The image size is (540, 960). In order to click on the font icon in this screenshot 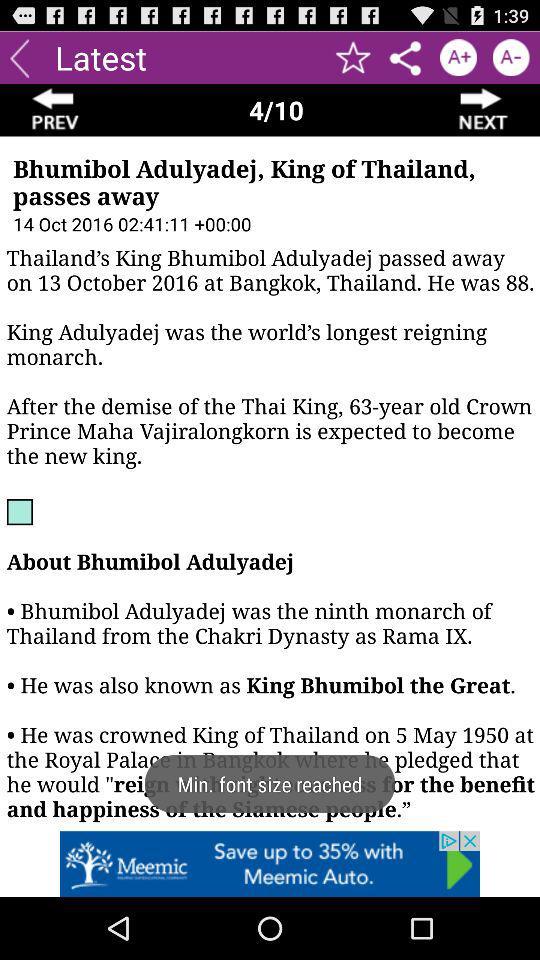, I will do `click(458, 61)`.